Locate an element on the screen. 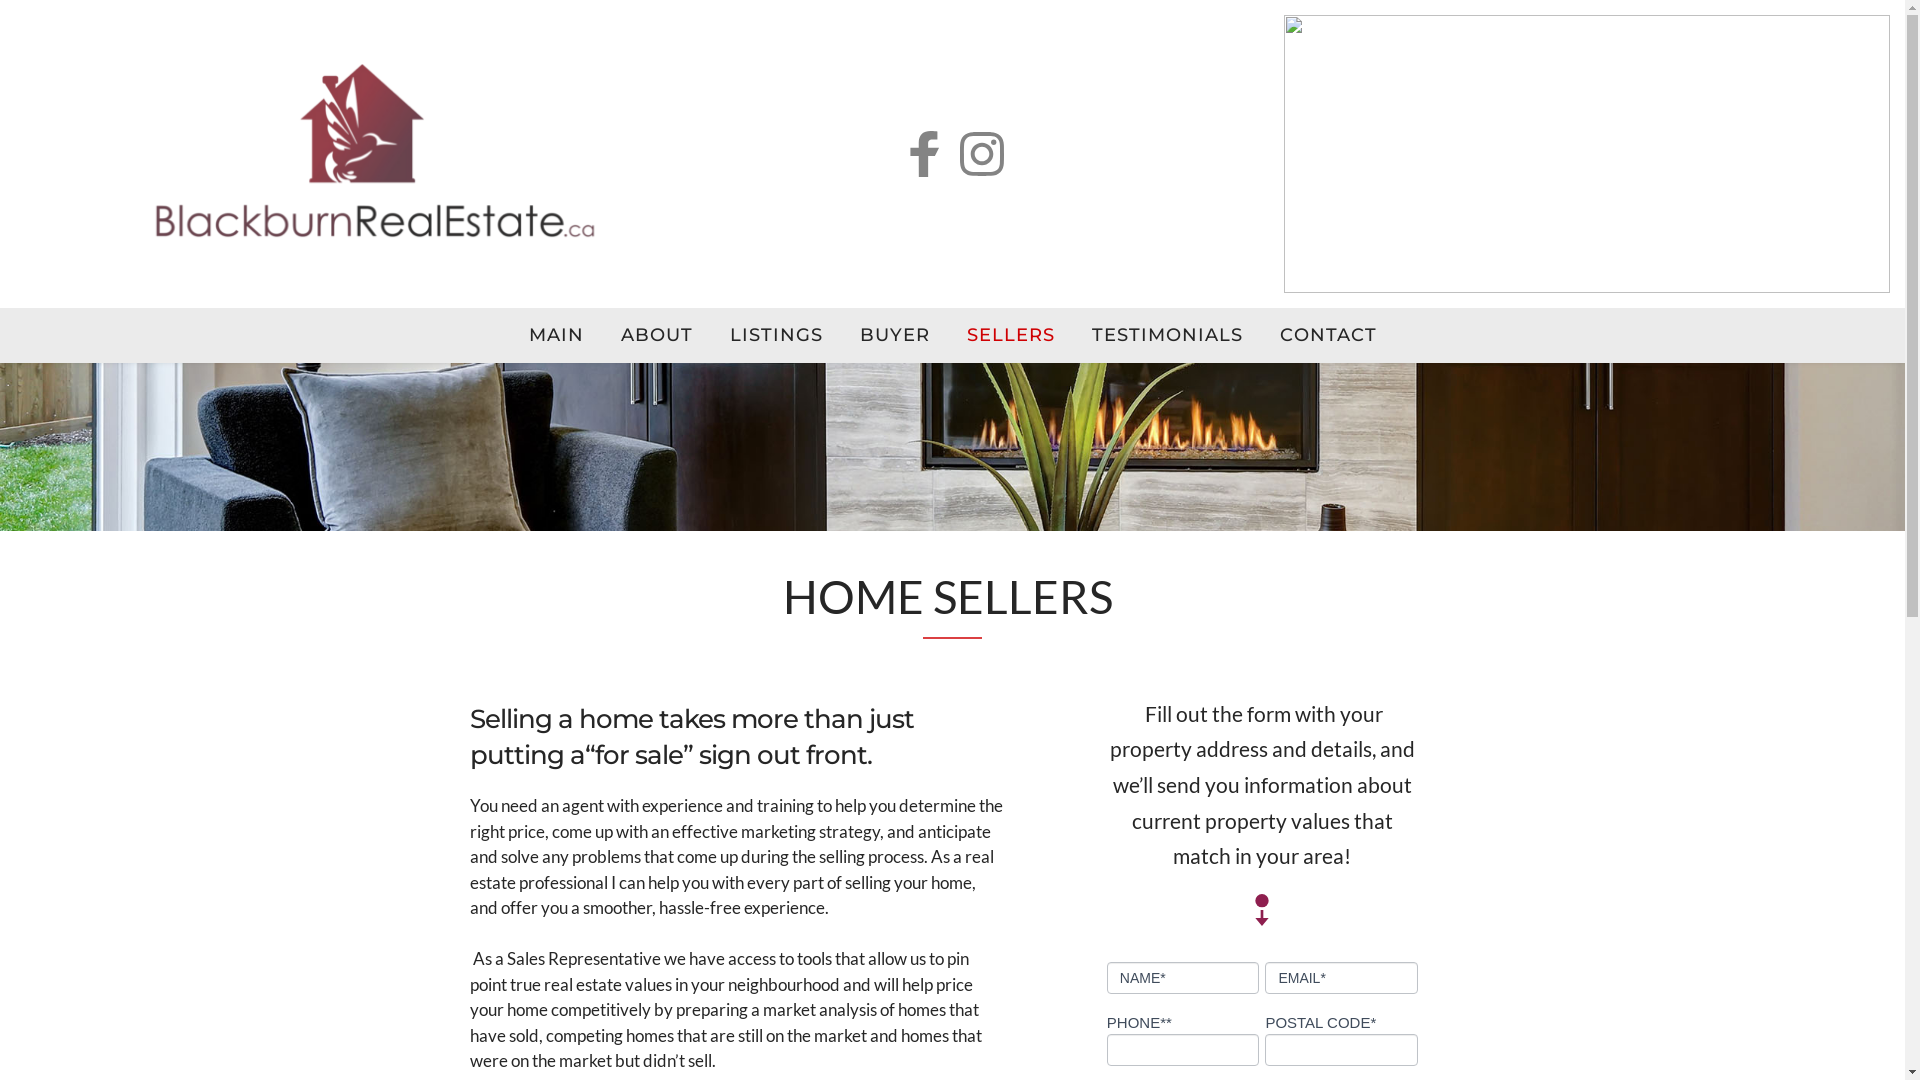  'TESTIMONIALS' is located at coordinates (1166, 334).